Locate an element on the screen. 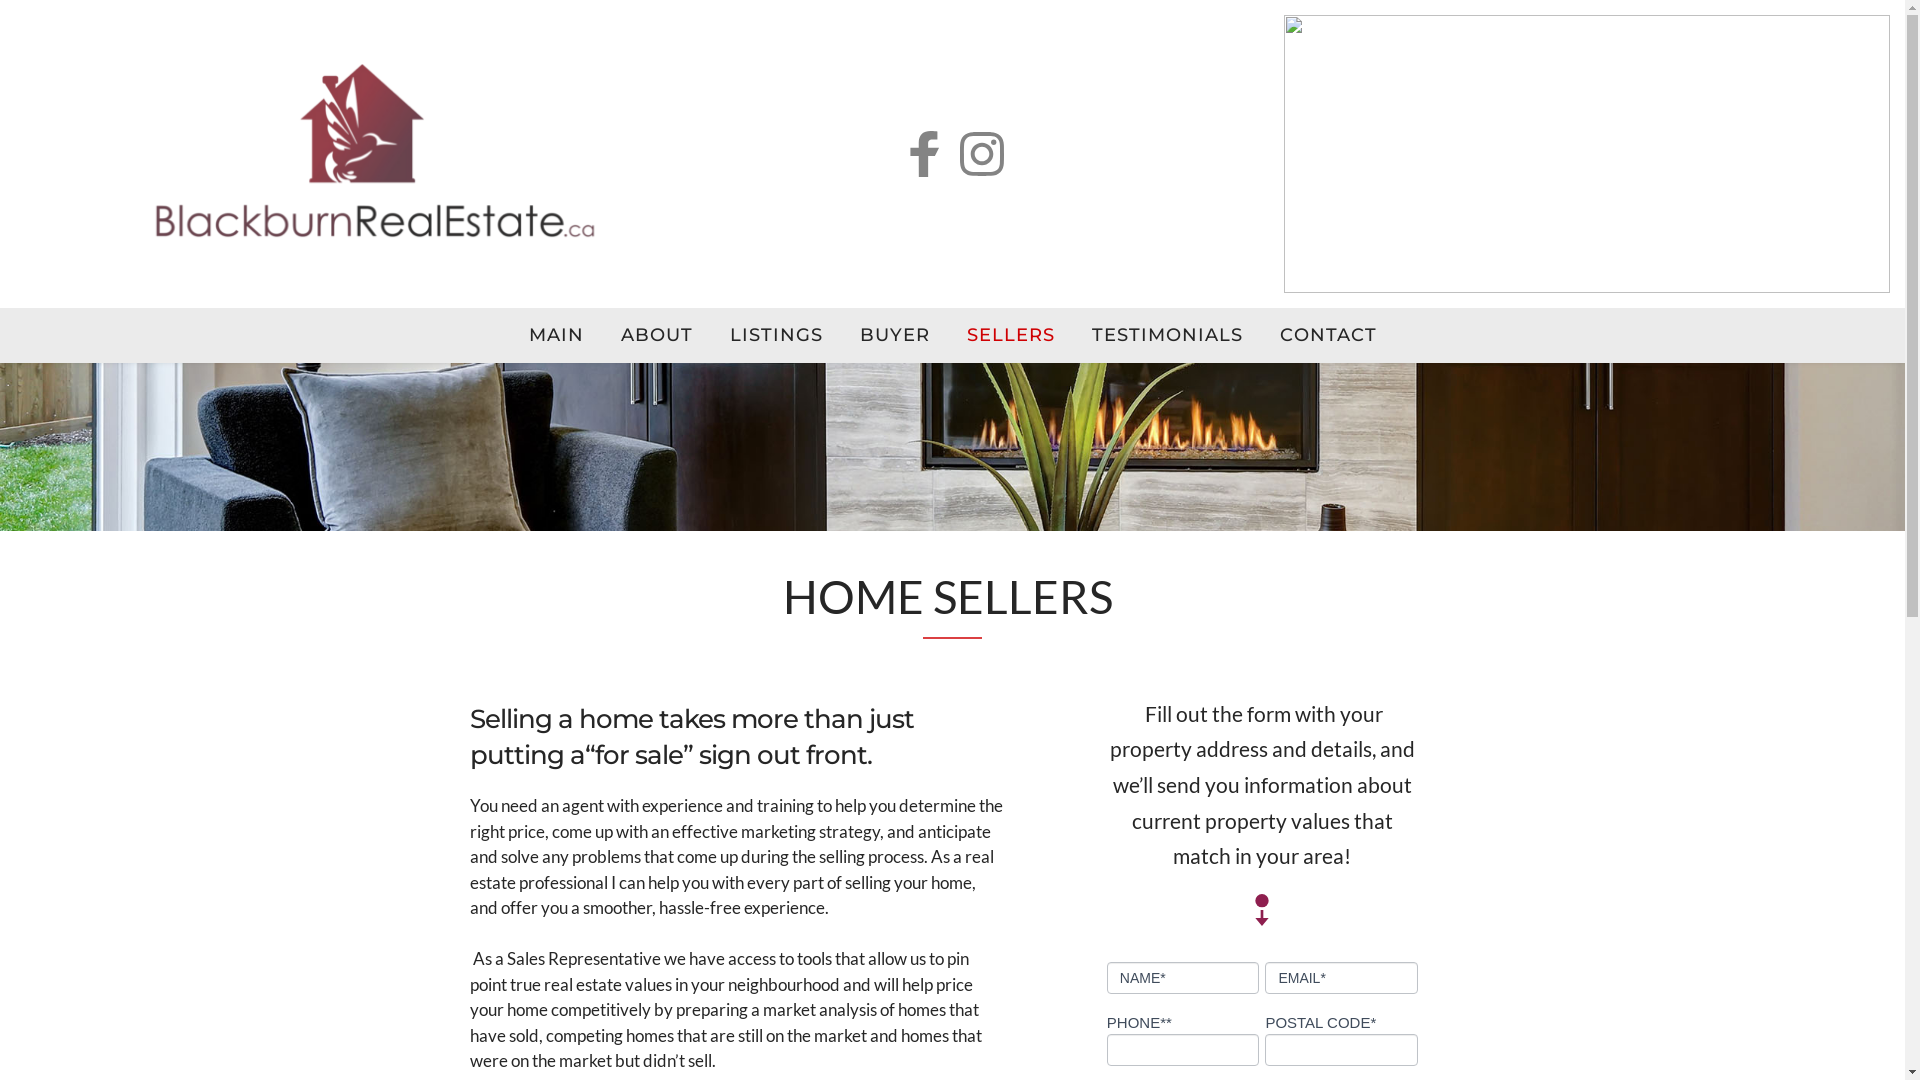  'TESTIMONIALS' is located at coordinates (1166, 334).